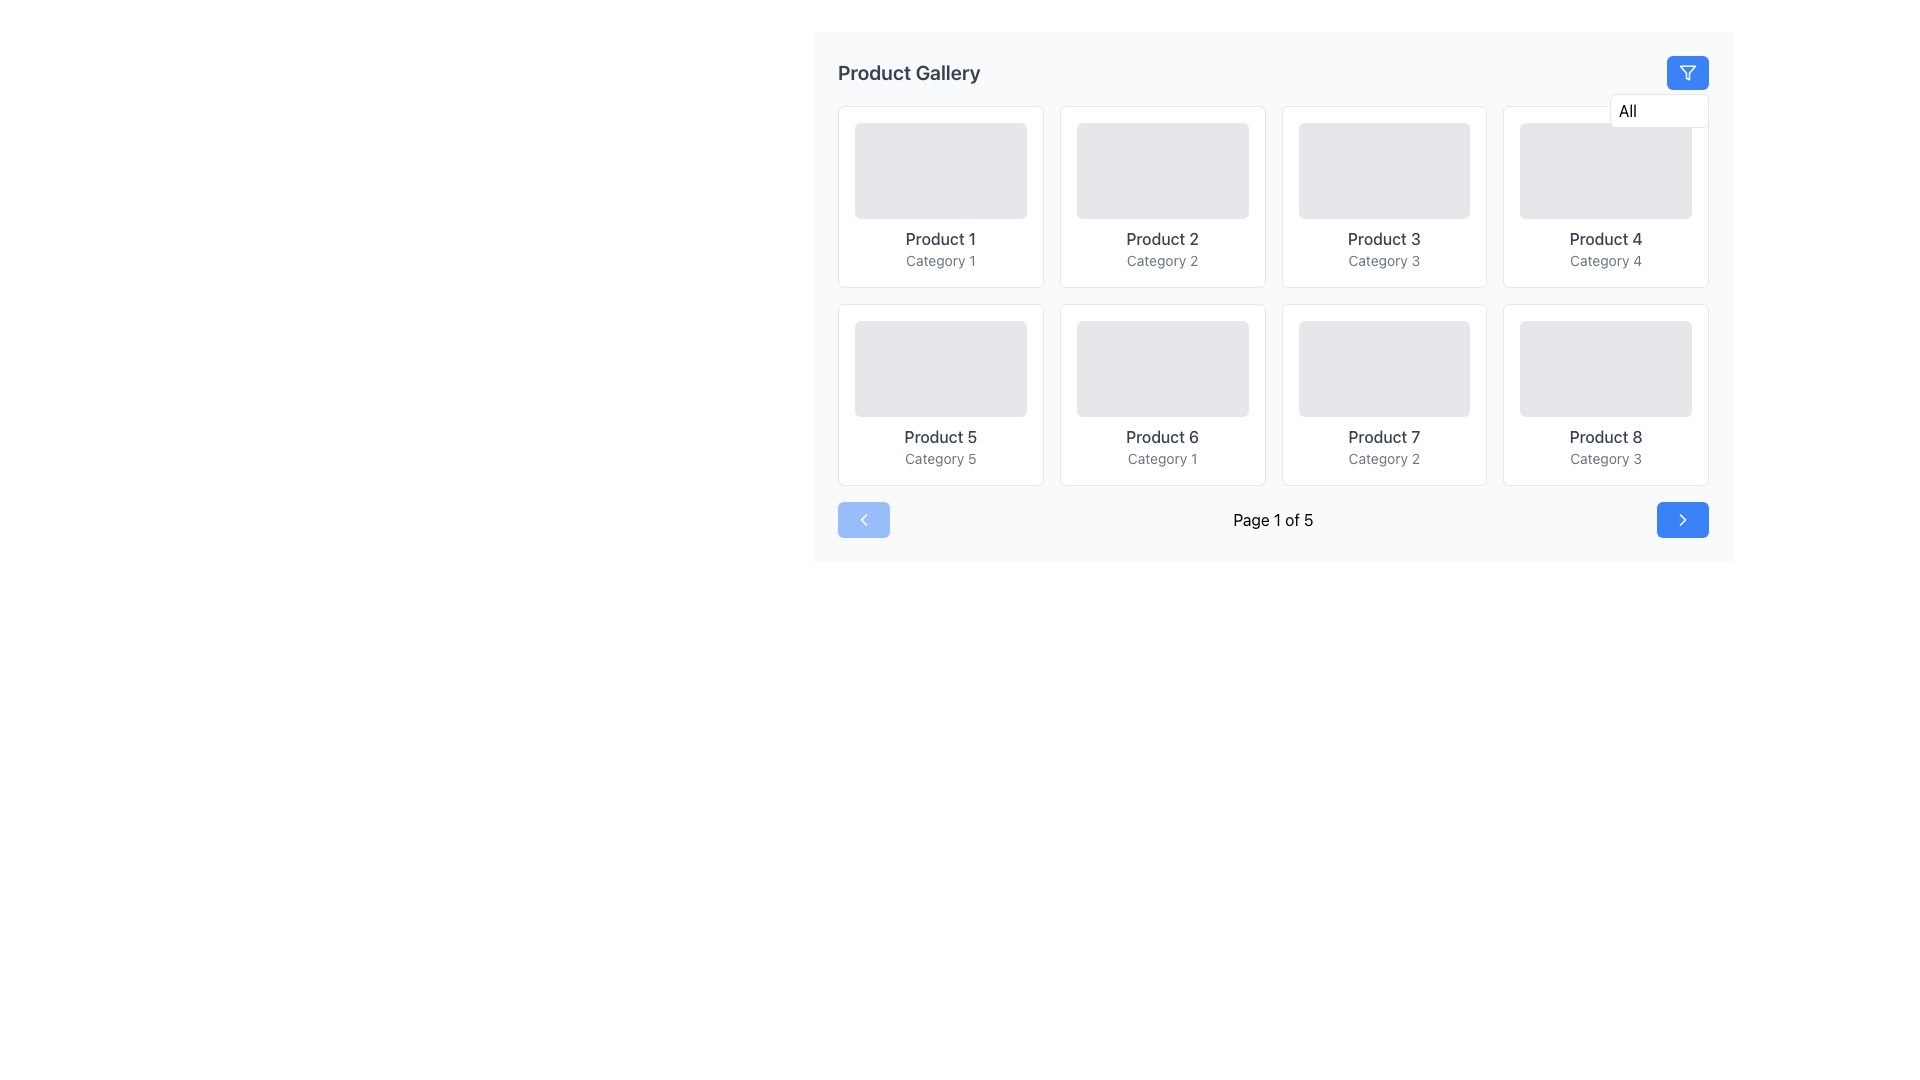 Image resolution: width=1920 pixels, height=1080 pixels. I want to click on the second navigational button in the pagination controls, so click(1682, 519).